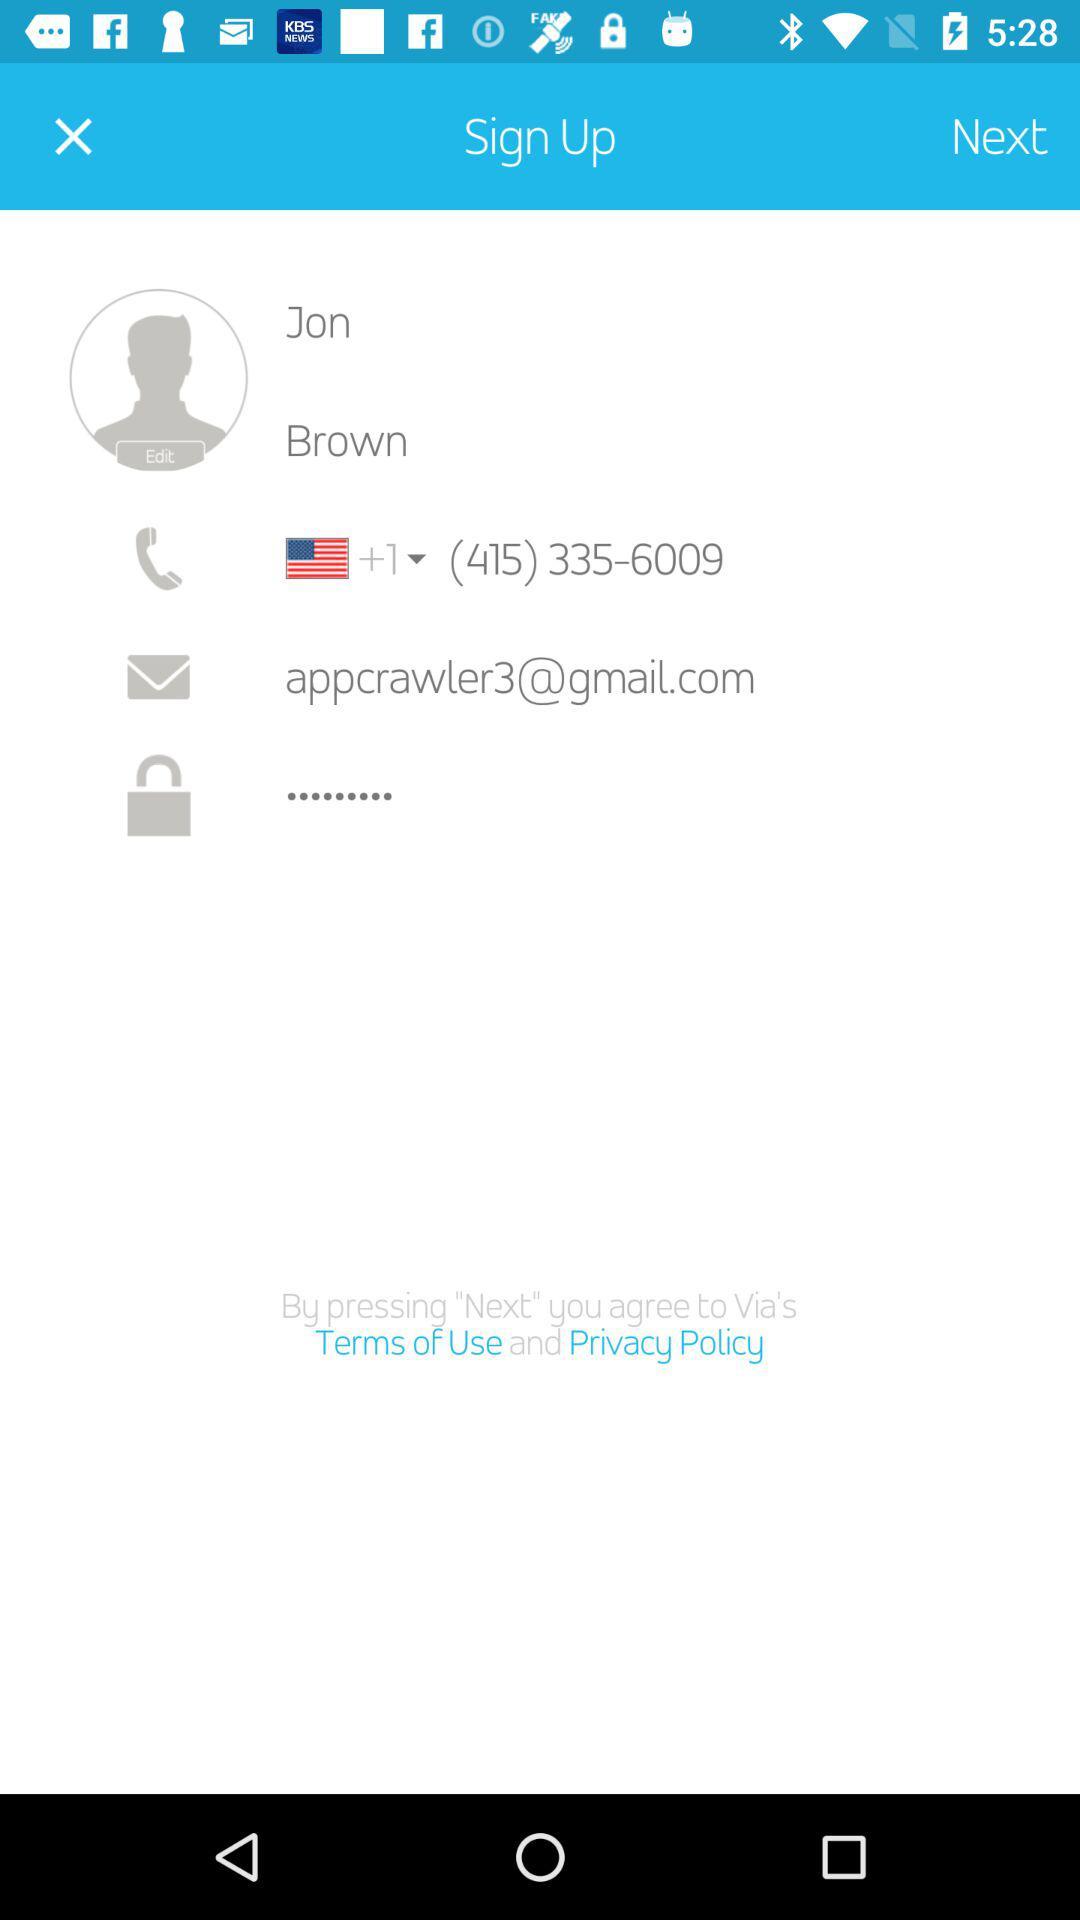  What do you see at coordinates (72, 135) in the screenshot?
I see `item next to sign up icon` at bounding box center [72, 135].